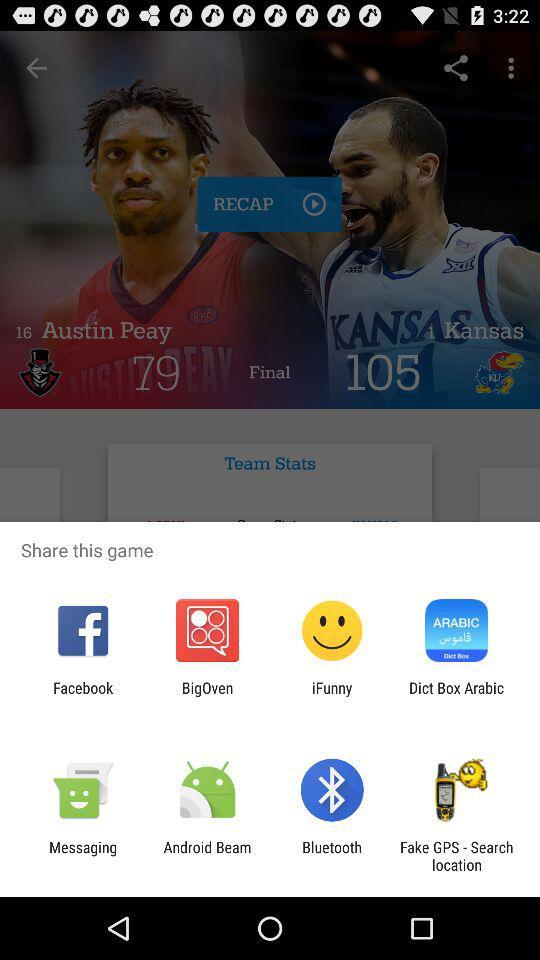  Describe the element at coordinates (332, 696) in the screenshot. I see `item next to the bigoven icon` at that location.